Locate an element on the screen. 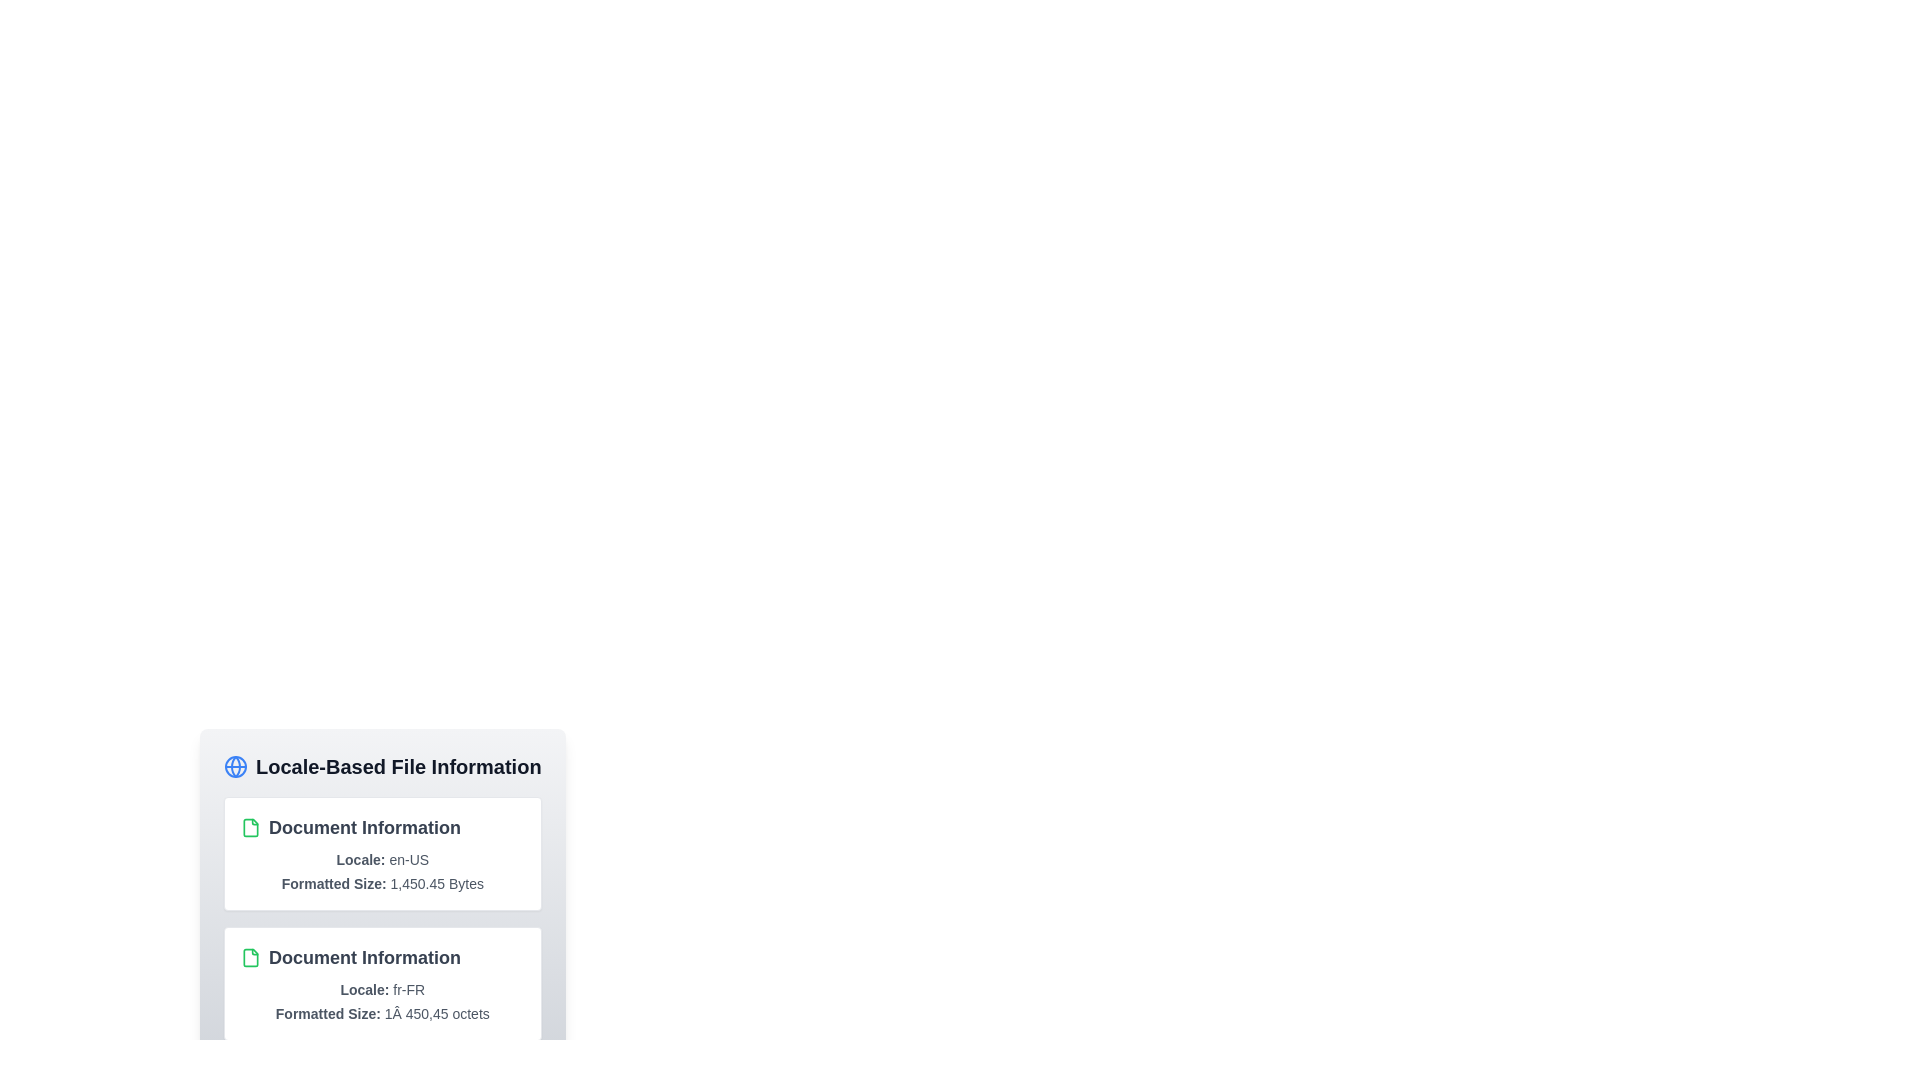 The width and height of the screenshot is (1920, 1080). the Text Header with Icon that indicates locale-specific file information, positioned at the top of the group is located at coordinates (382, 766).